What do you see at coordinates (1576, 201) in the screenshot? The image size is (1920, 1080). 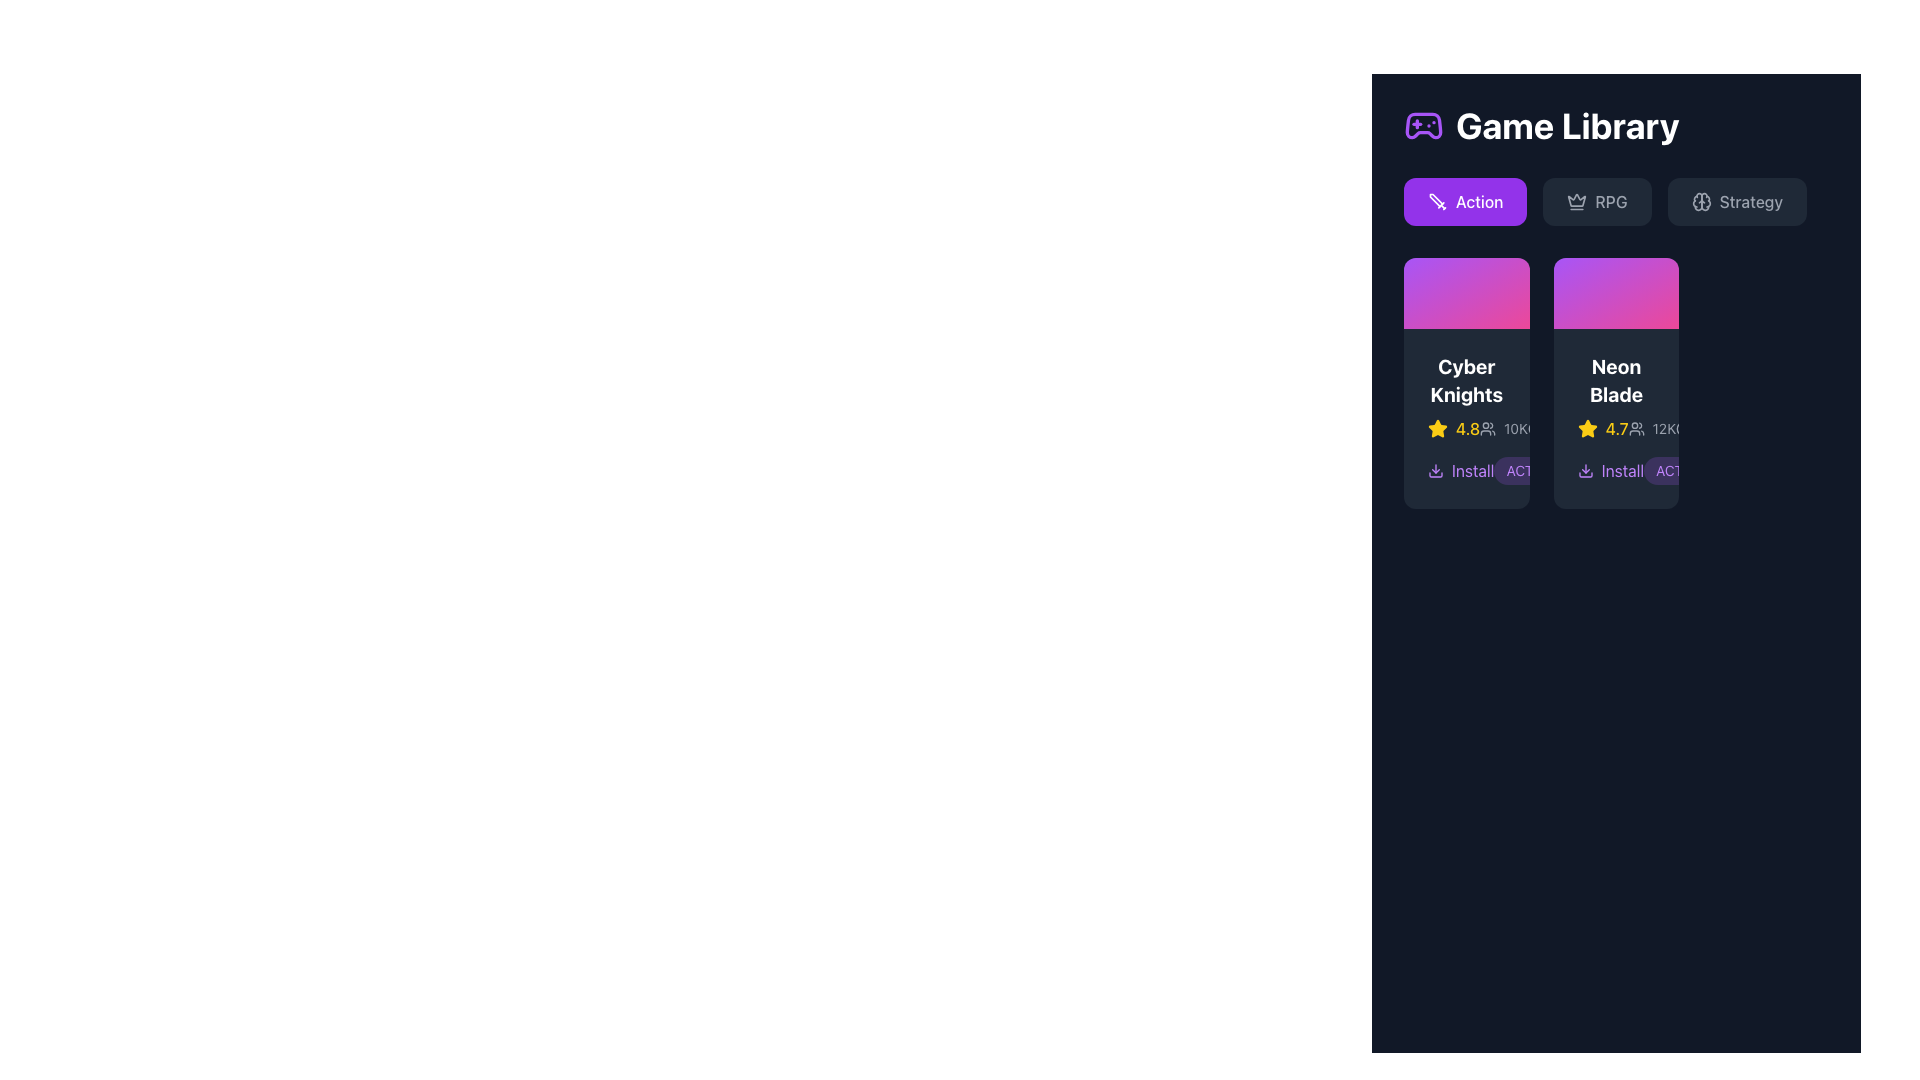 I see `the non-interactive crown icon located to the left of the 'RPG' text label within the 'Game Library' section` at bounding box center [1576, 201].